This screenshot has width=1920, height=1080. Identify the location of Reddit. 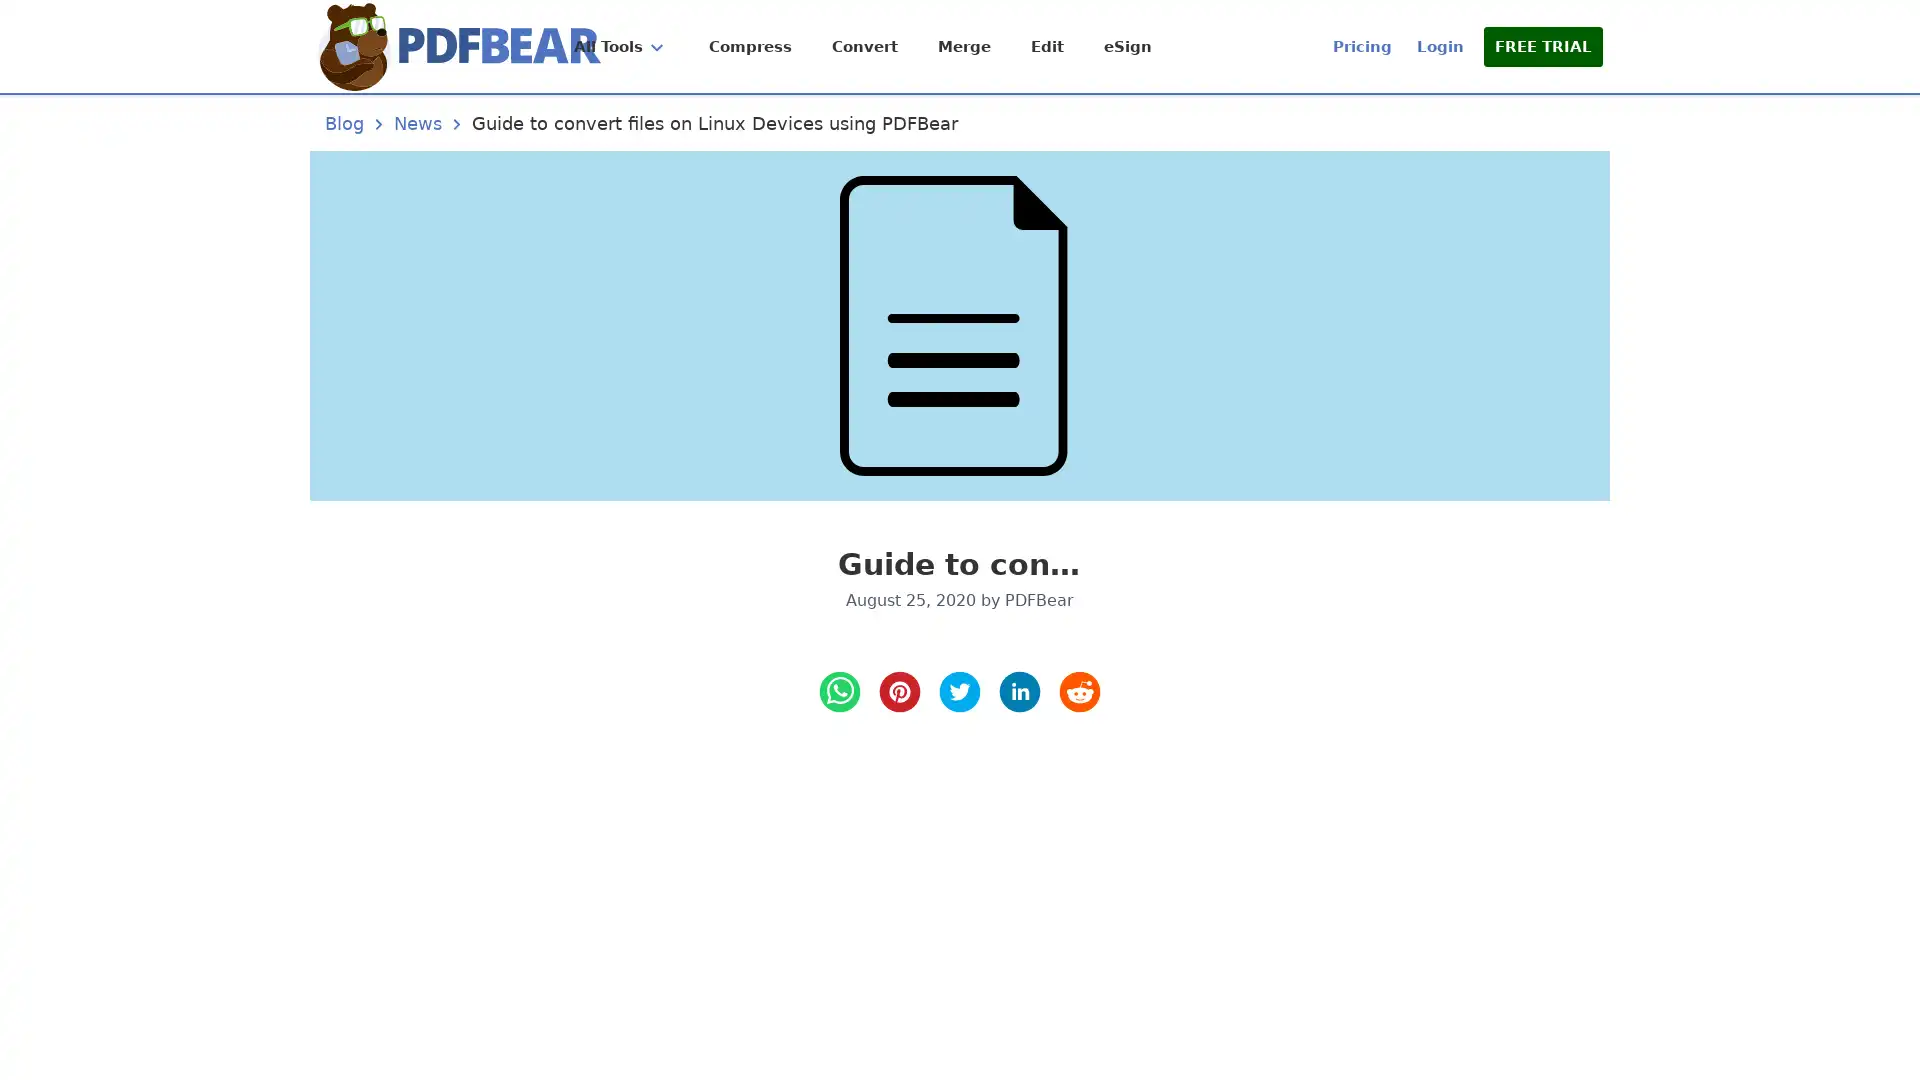
(1079, 690).